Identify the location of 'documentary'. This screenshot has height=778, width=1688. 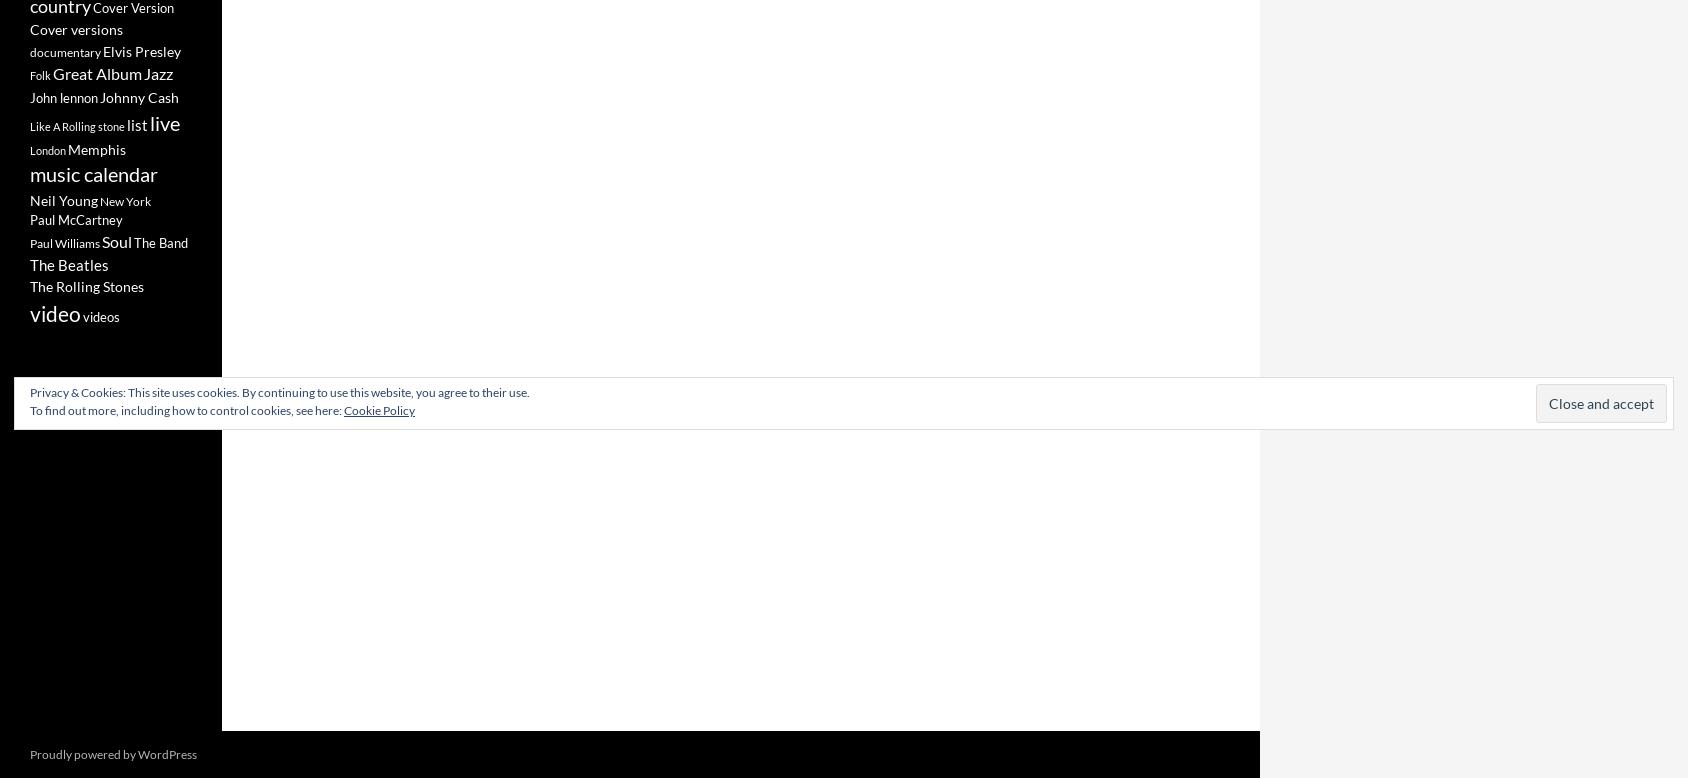
(64, 51).